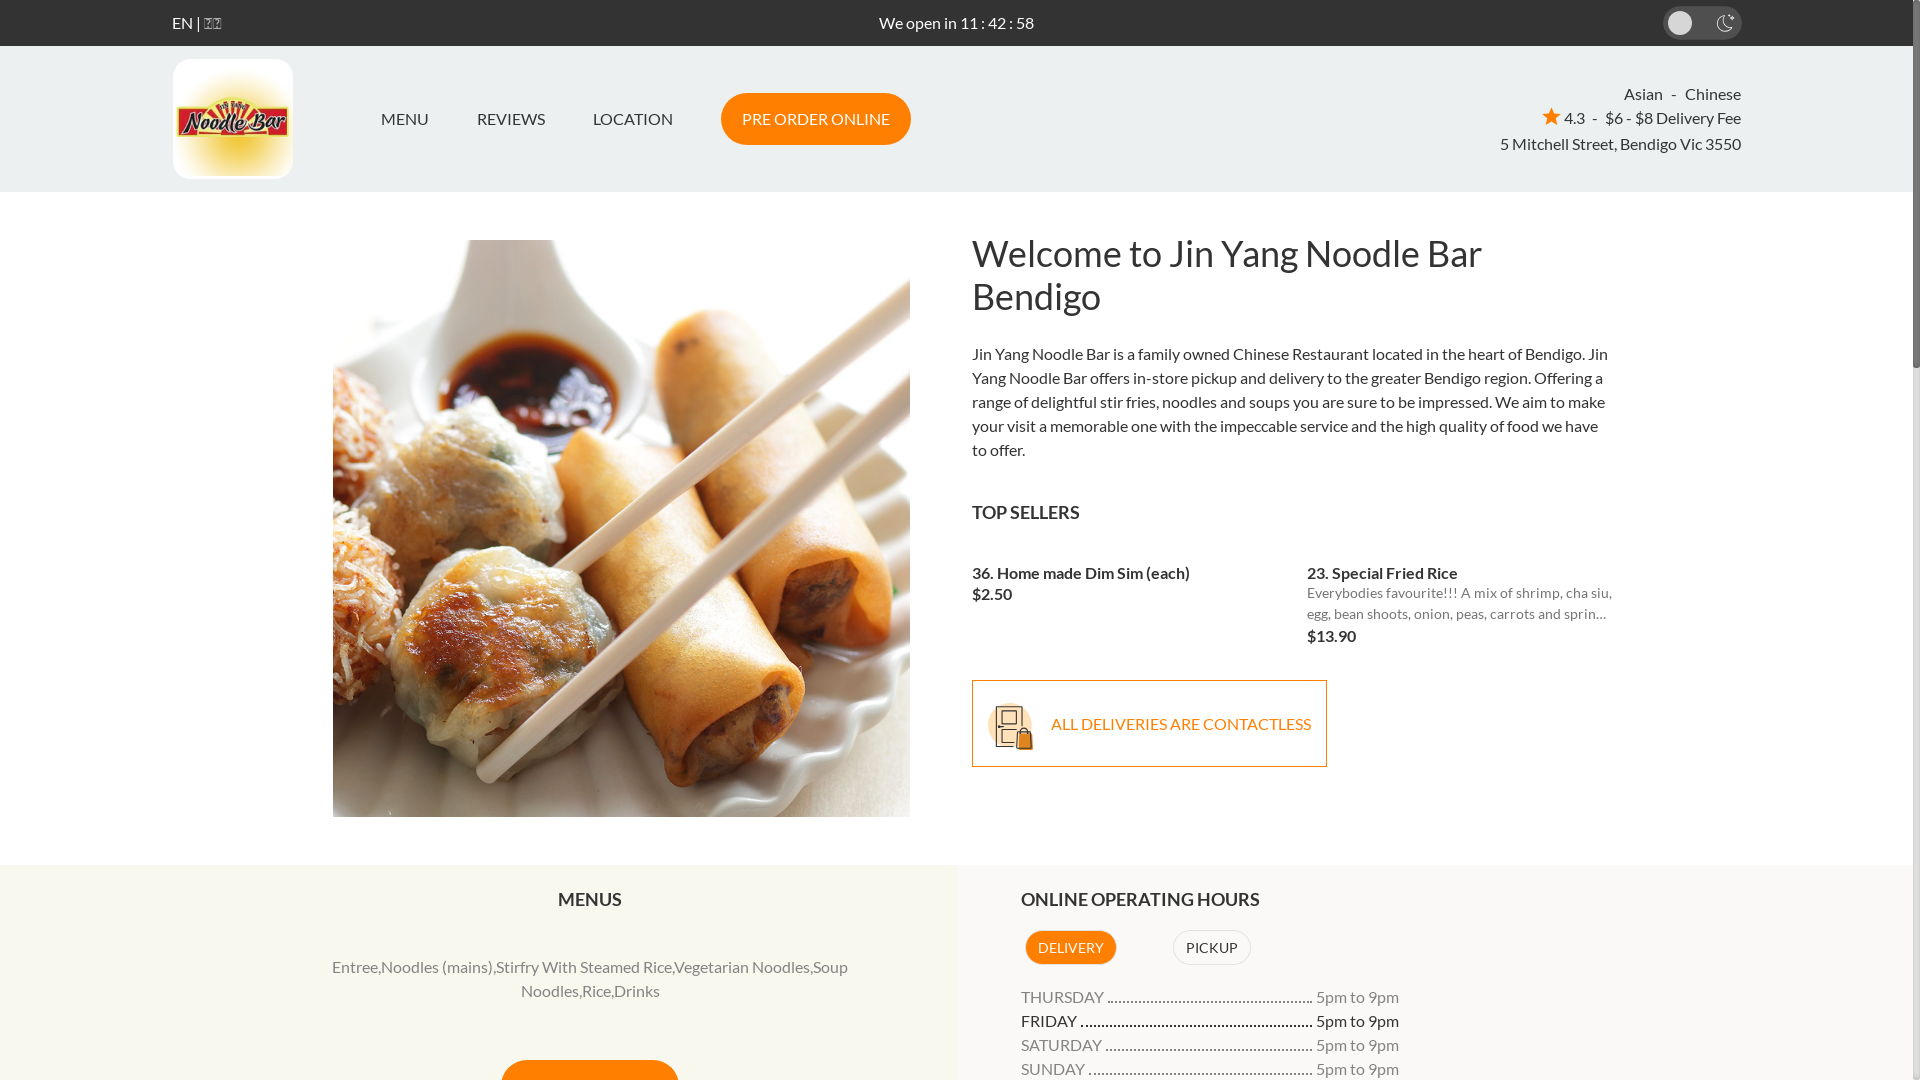  I want to click on 'LOCATION', so click(631, 119).